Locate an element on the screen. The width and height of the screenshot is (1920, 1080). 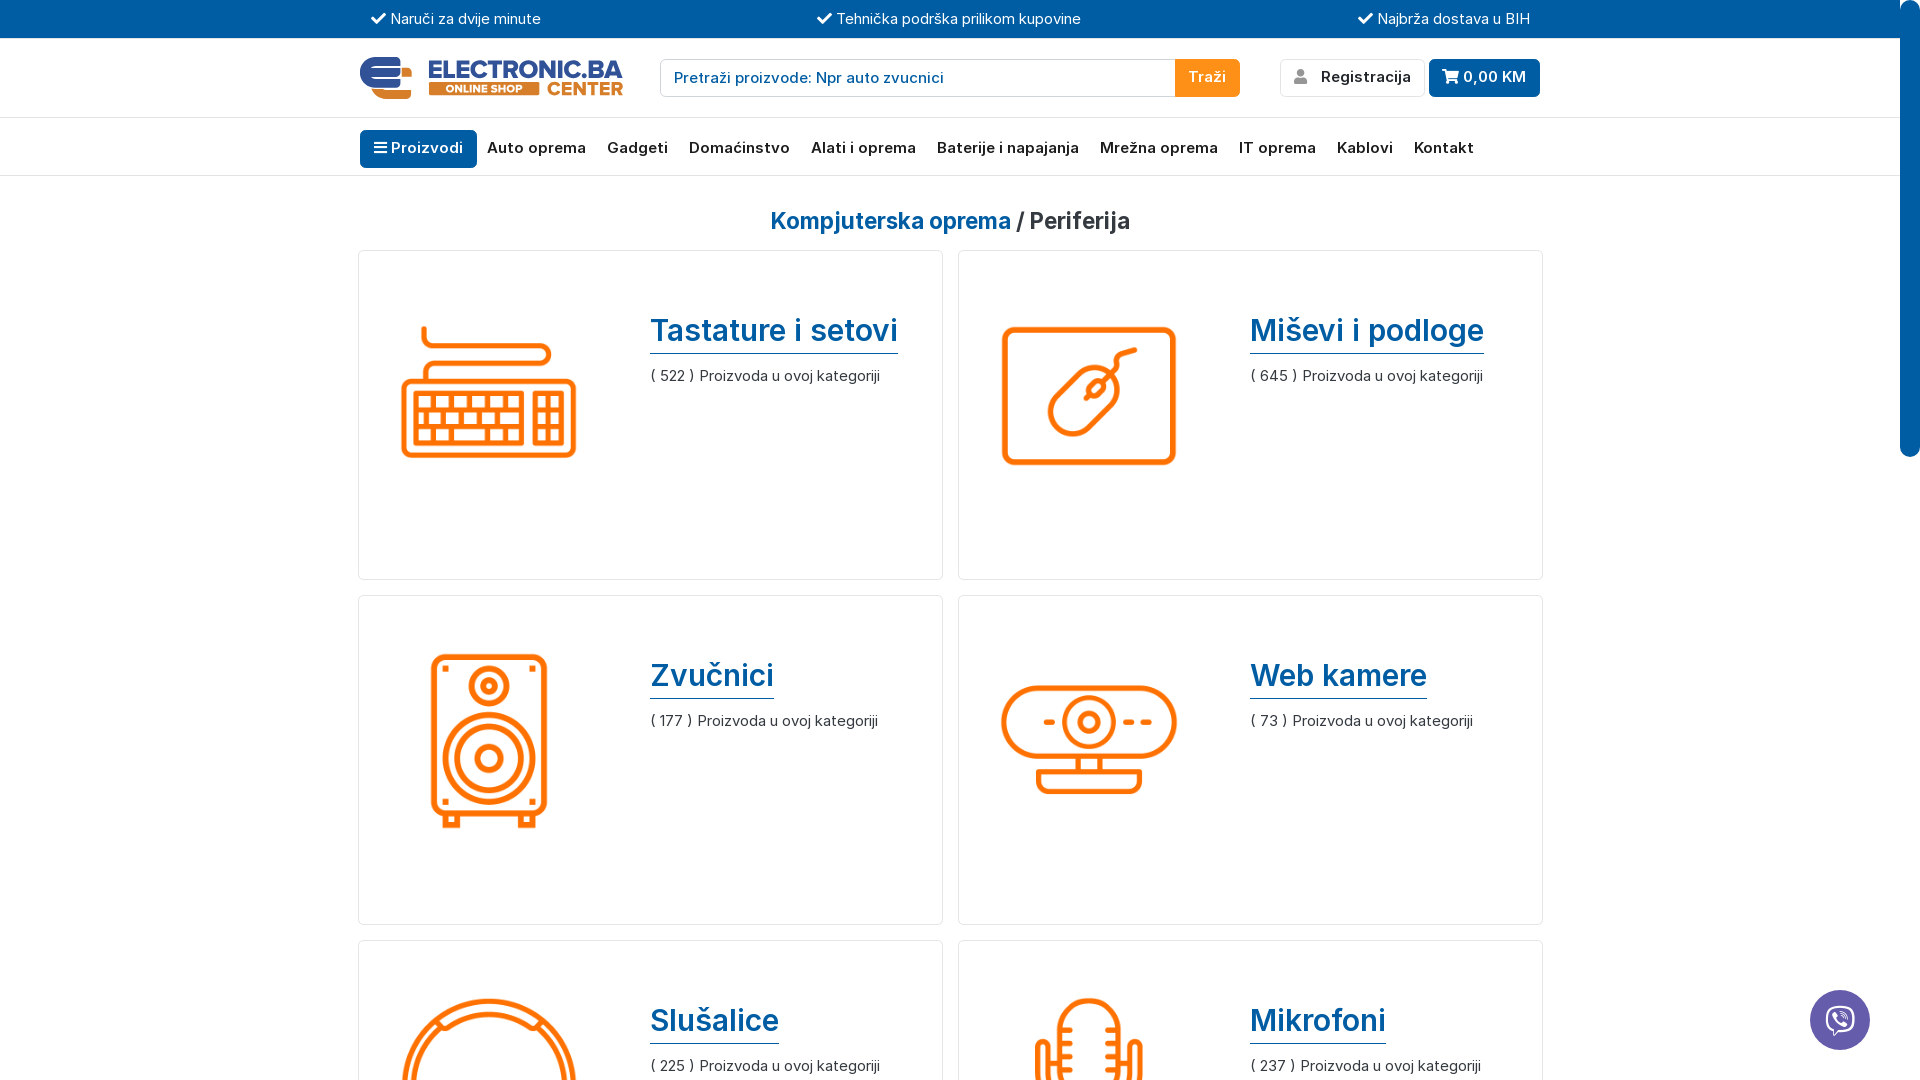
'Kompjuterska oprema' is located at coordinates (888, 220).